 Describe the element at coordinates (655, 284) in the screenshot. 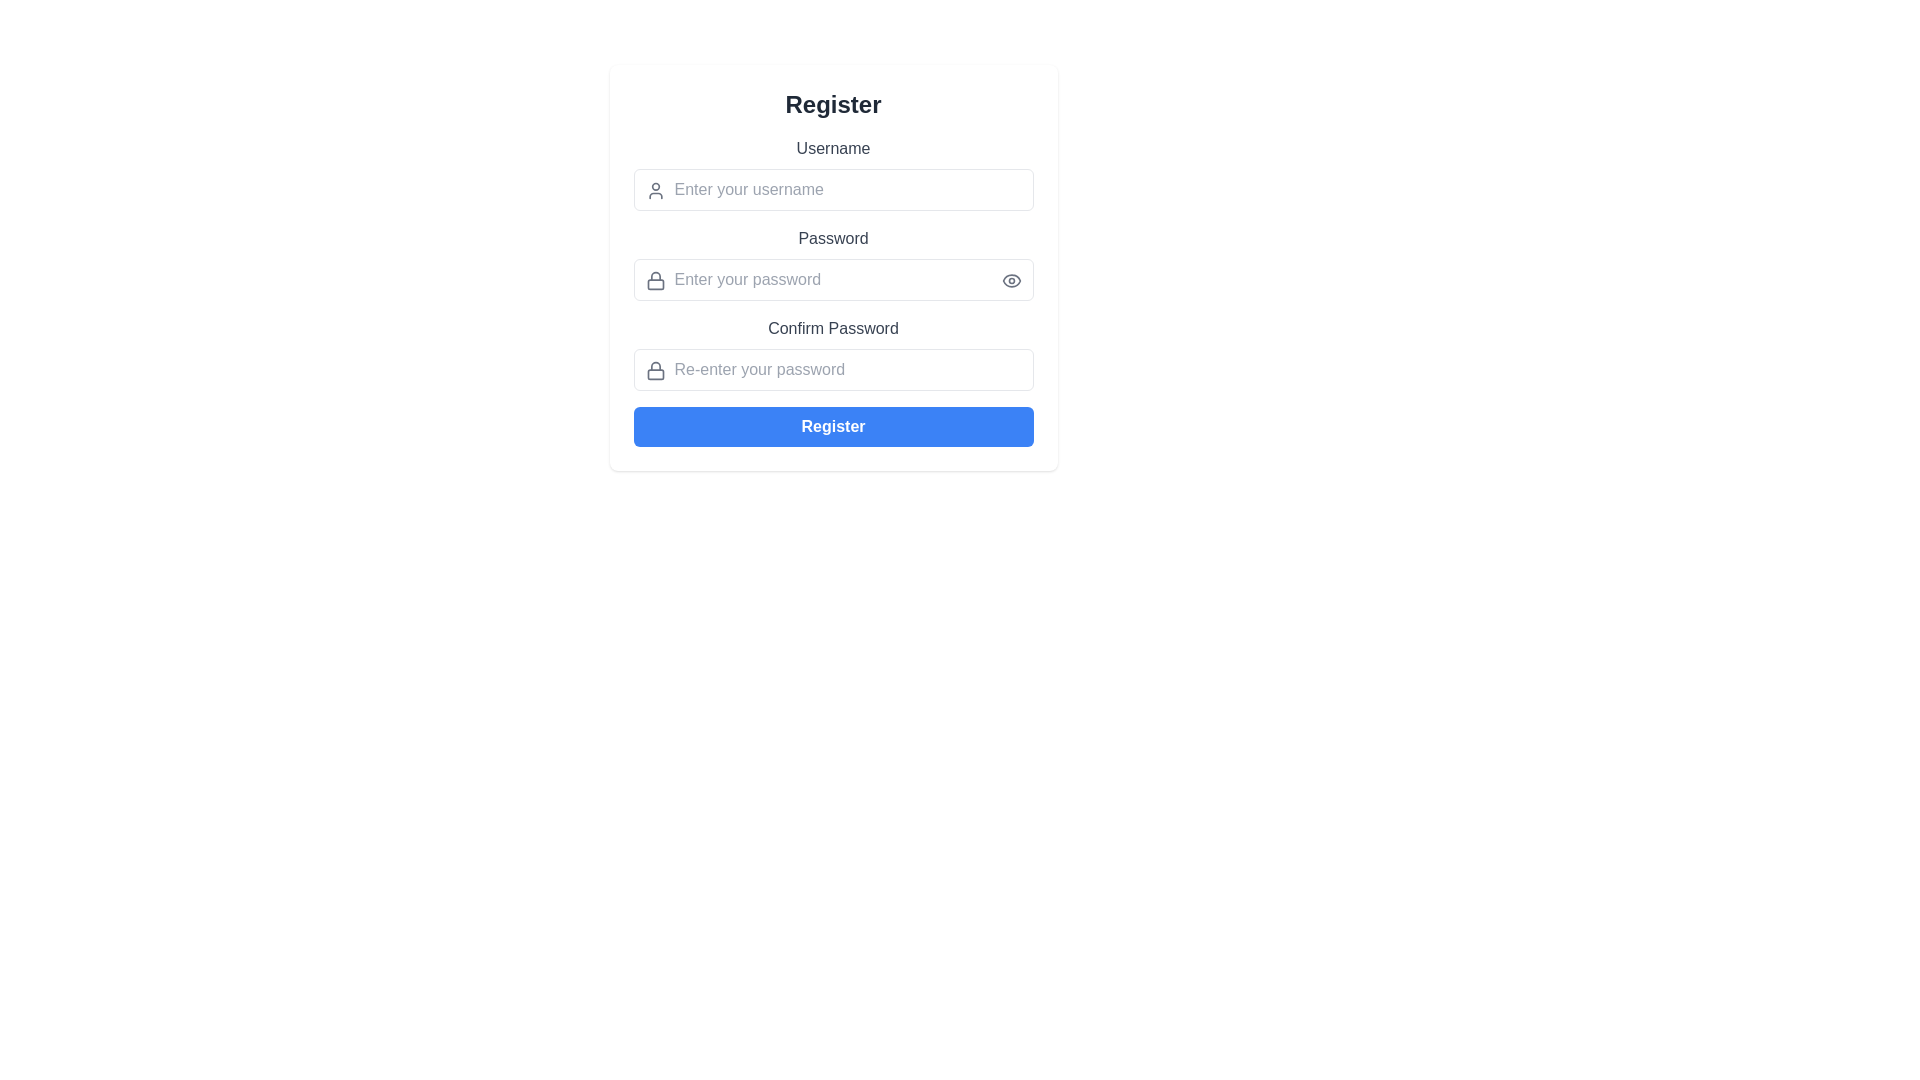

I see `the rectangular part of the lock icon, which signifies secure input fields, located near the password input area` at that location.